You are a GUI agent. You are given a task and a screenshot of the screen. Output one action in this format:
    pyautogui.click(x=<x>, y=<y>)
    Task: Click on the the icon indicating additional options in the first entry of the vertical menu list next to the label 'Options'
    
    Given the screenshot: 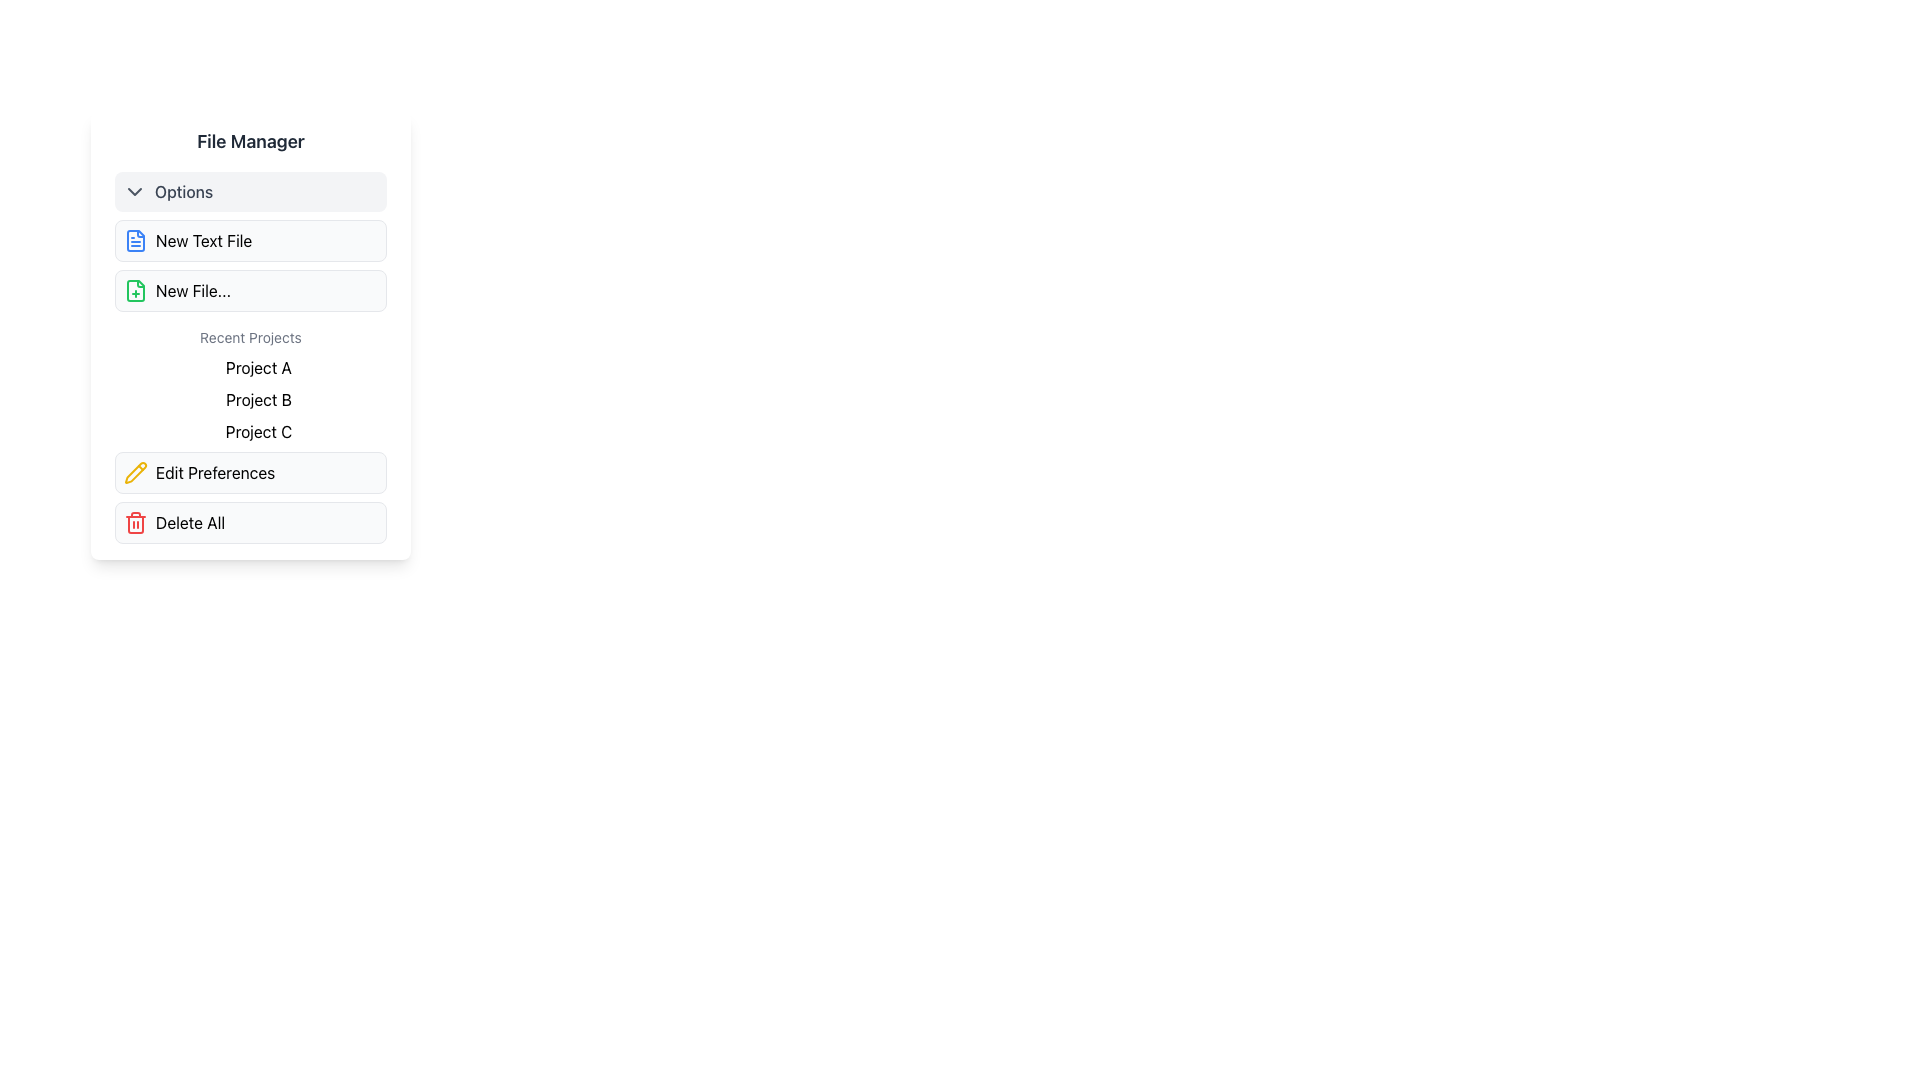 What is the action you would take?
    pyautogui.click(x=133, y=192)
    